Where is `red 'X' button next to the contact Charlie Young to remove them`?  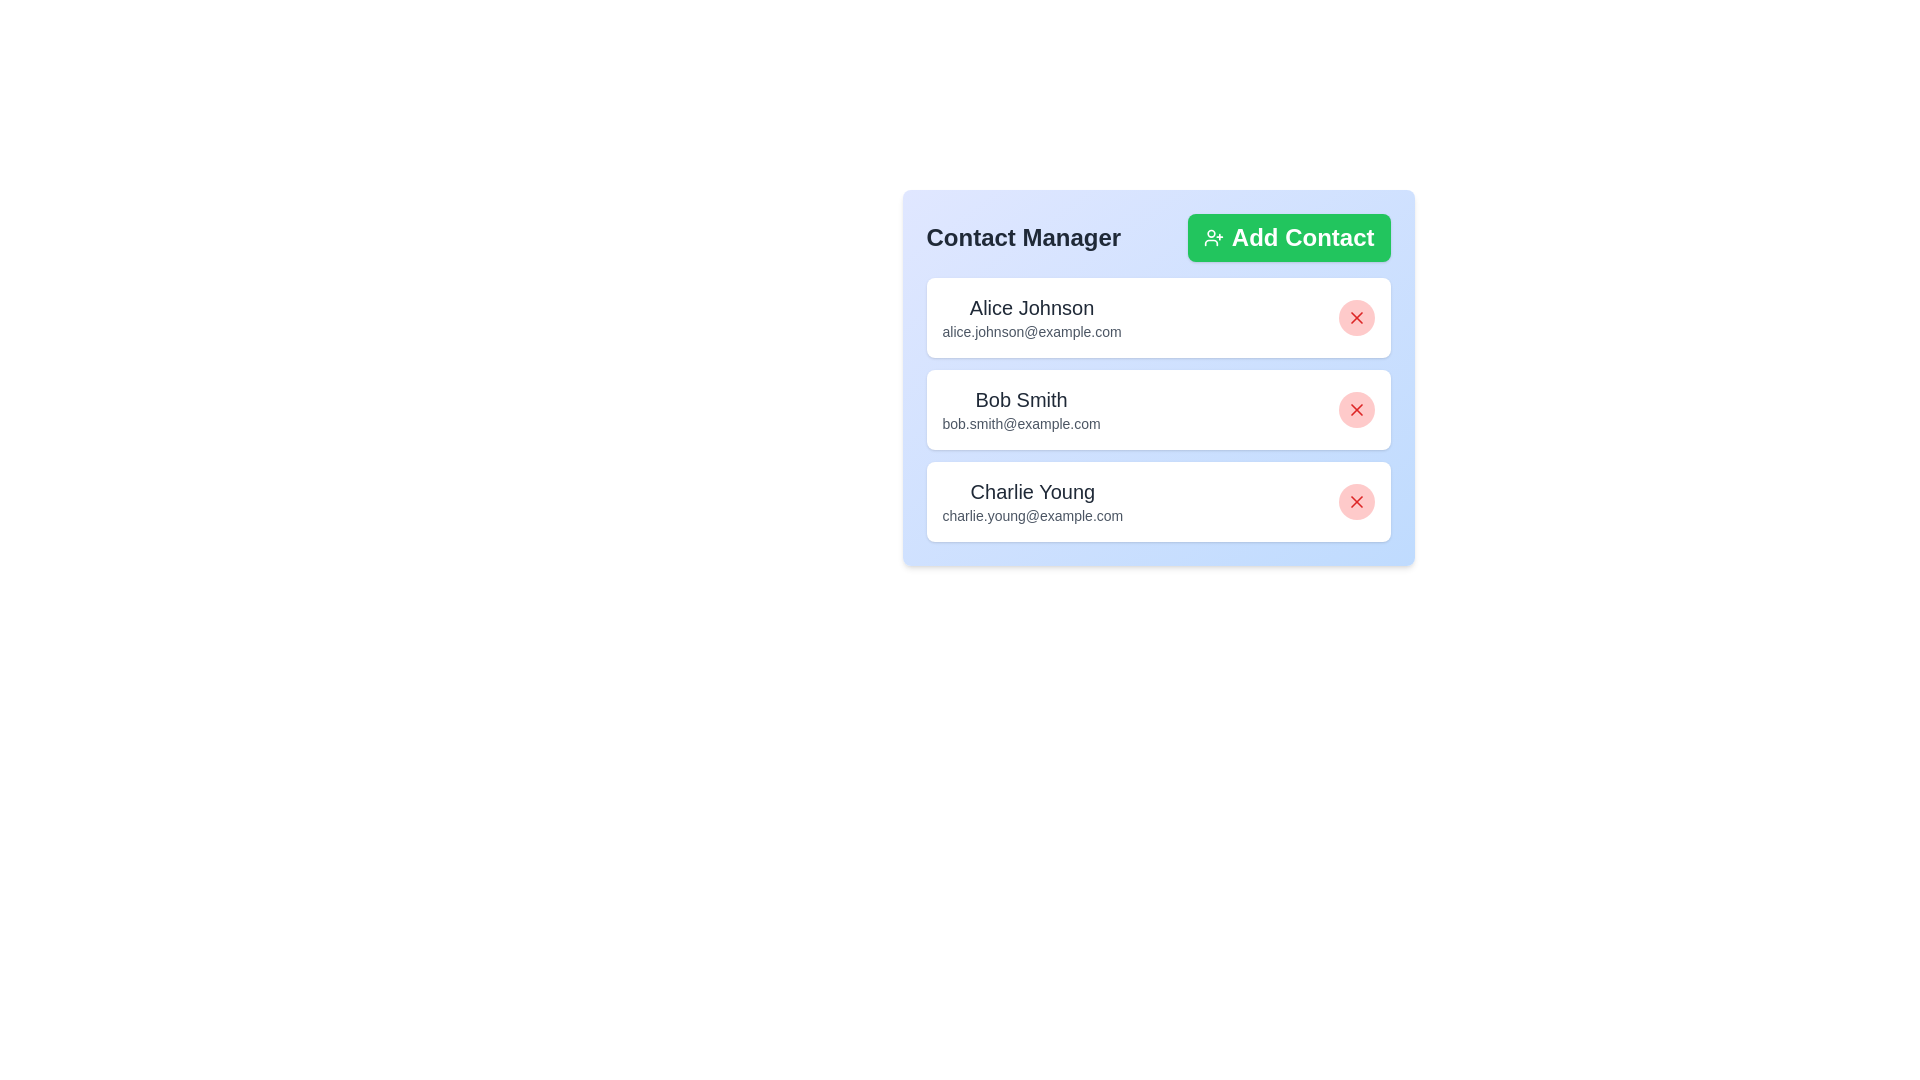 red 'X' button next to the contact Charlie Young to remove them is located at coordinates (1356, 500).